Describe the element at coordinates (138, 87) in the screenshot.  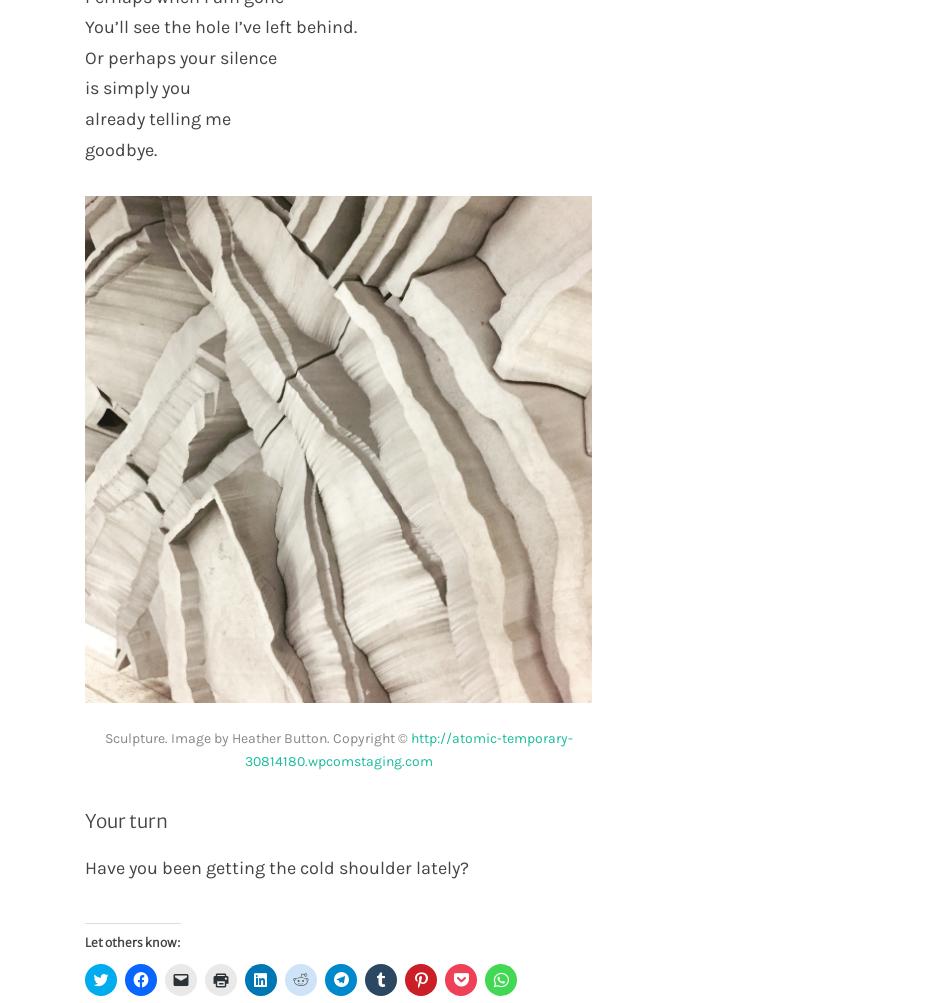
I see `'is simply you'` at that location.